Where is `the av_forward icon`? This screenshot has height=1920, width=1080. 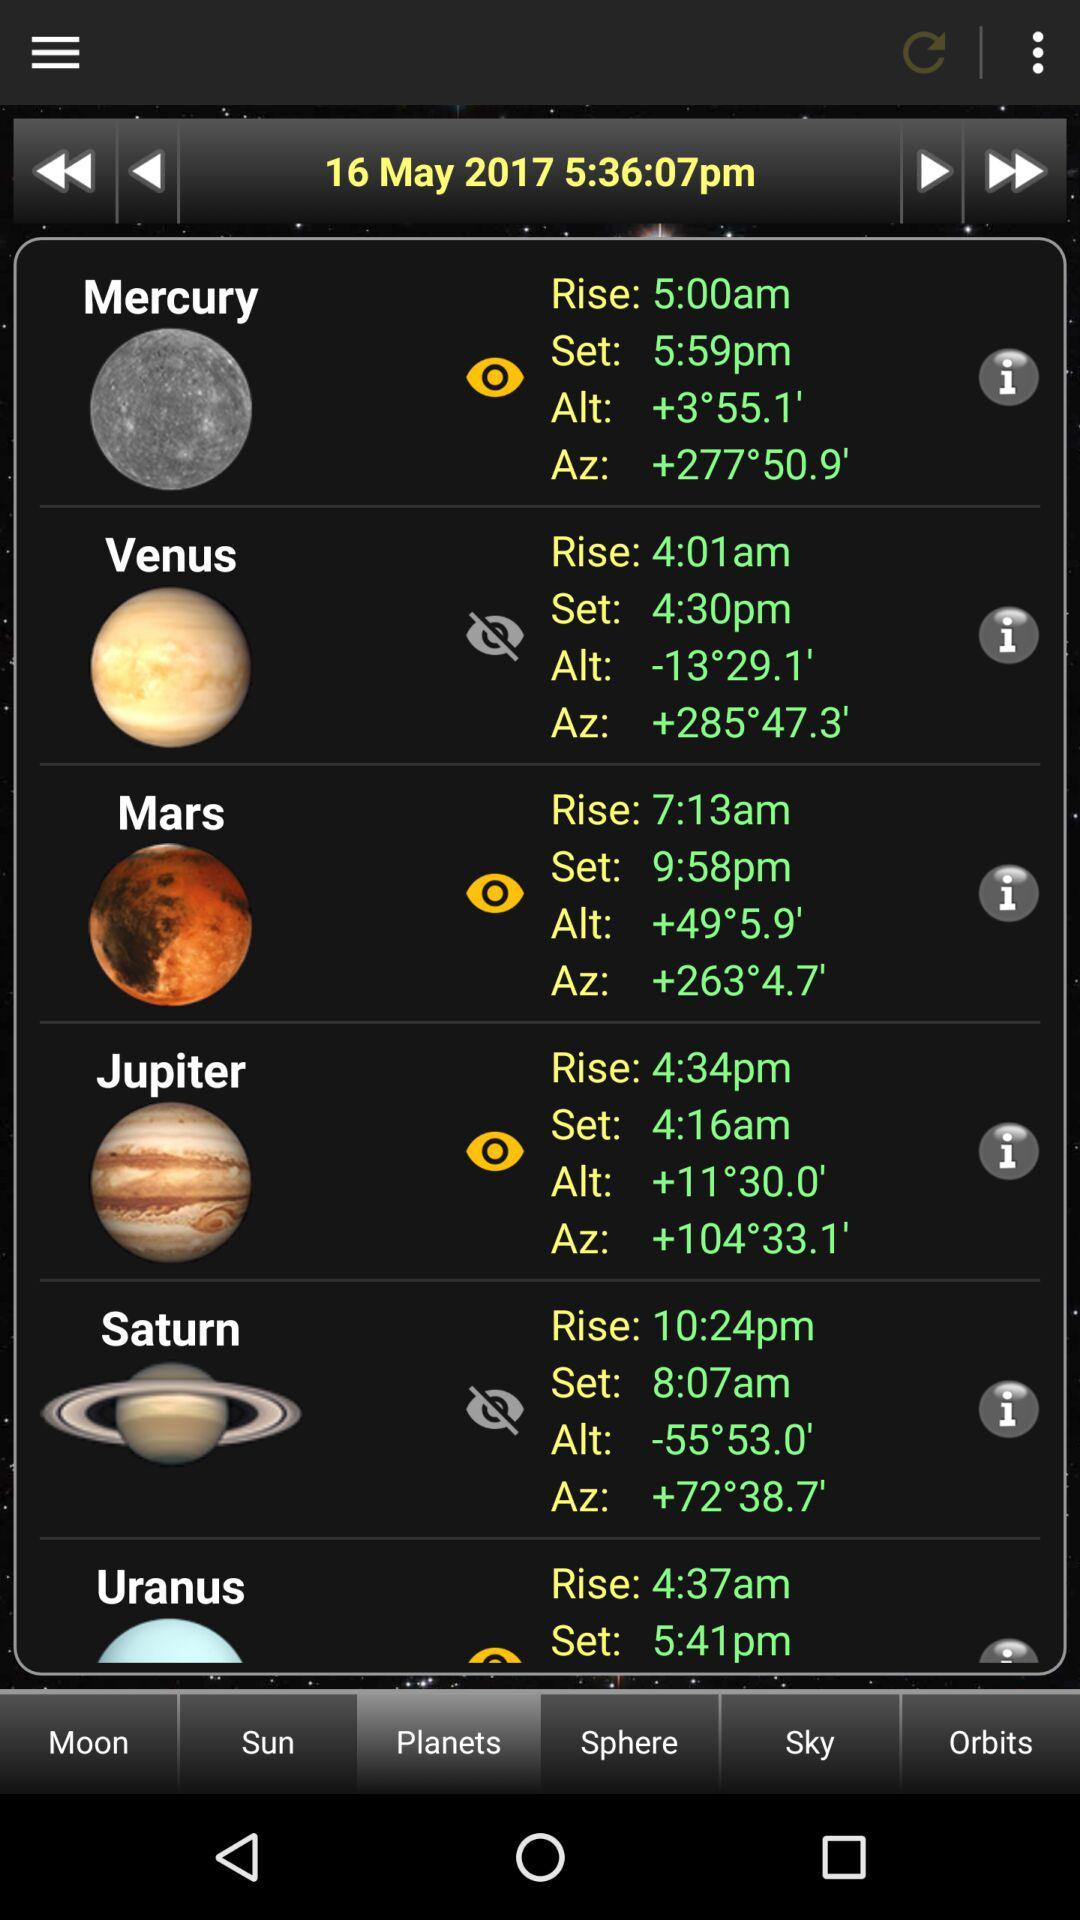
the av_forward icon is located at coordinates (1015, 171).